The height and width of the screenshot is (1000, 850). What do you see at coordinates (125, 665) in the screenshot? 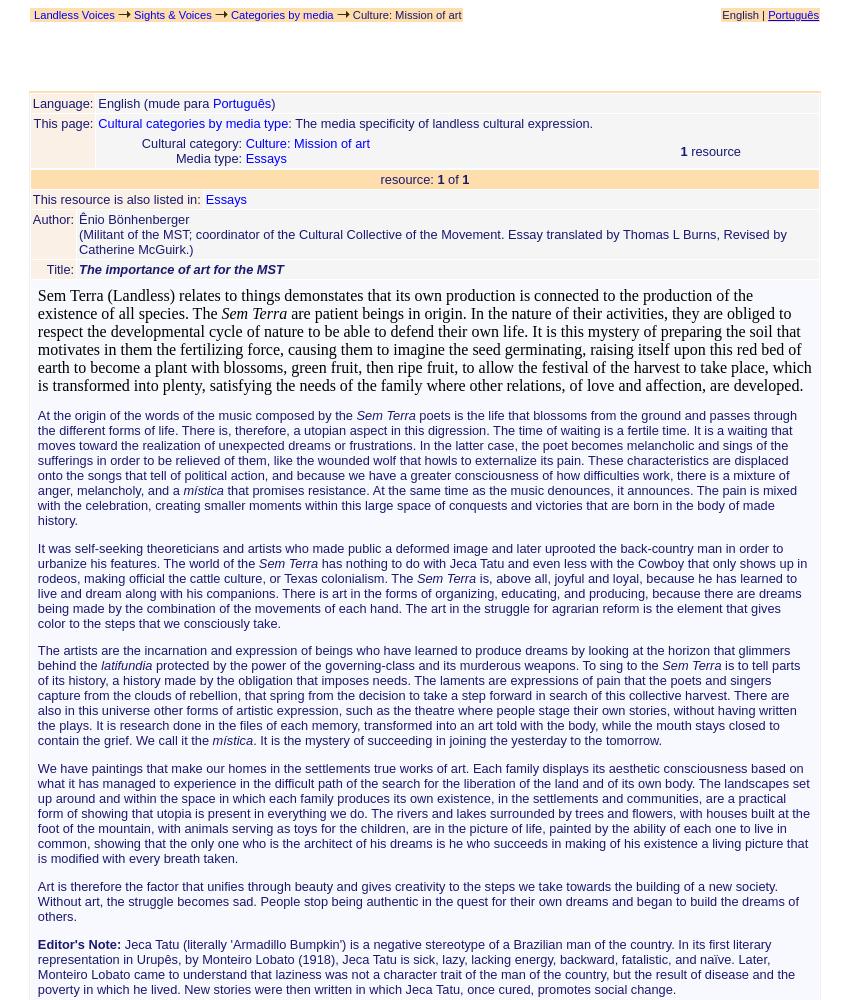
I see `'latifundia'` at bounding box center [125, 665].